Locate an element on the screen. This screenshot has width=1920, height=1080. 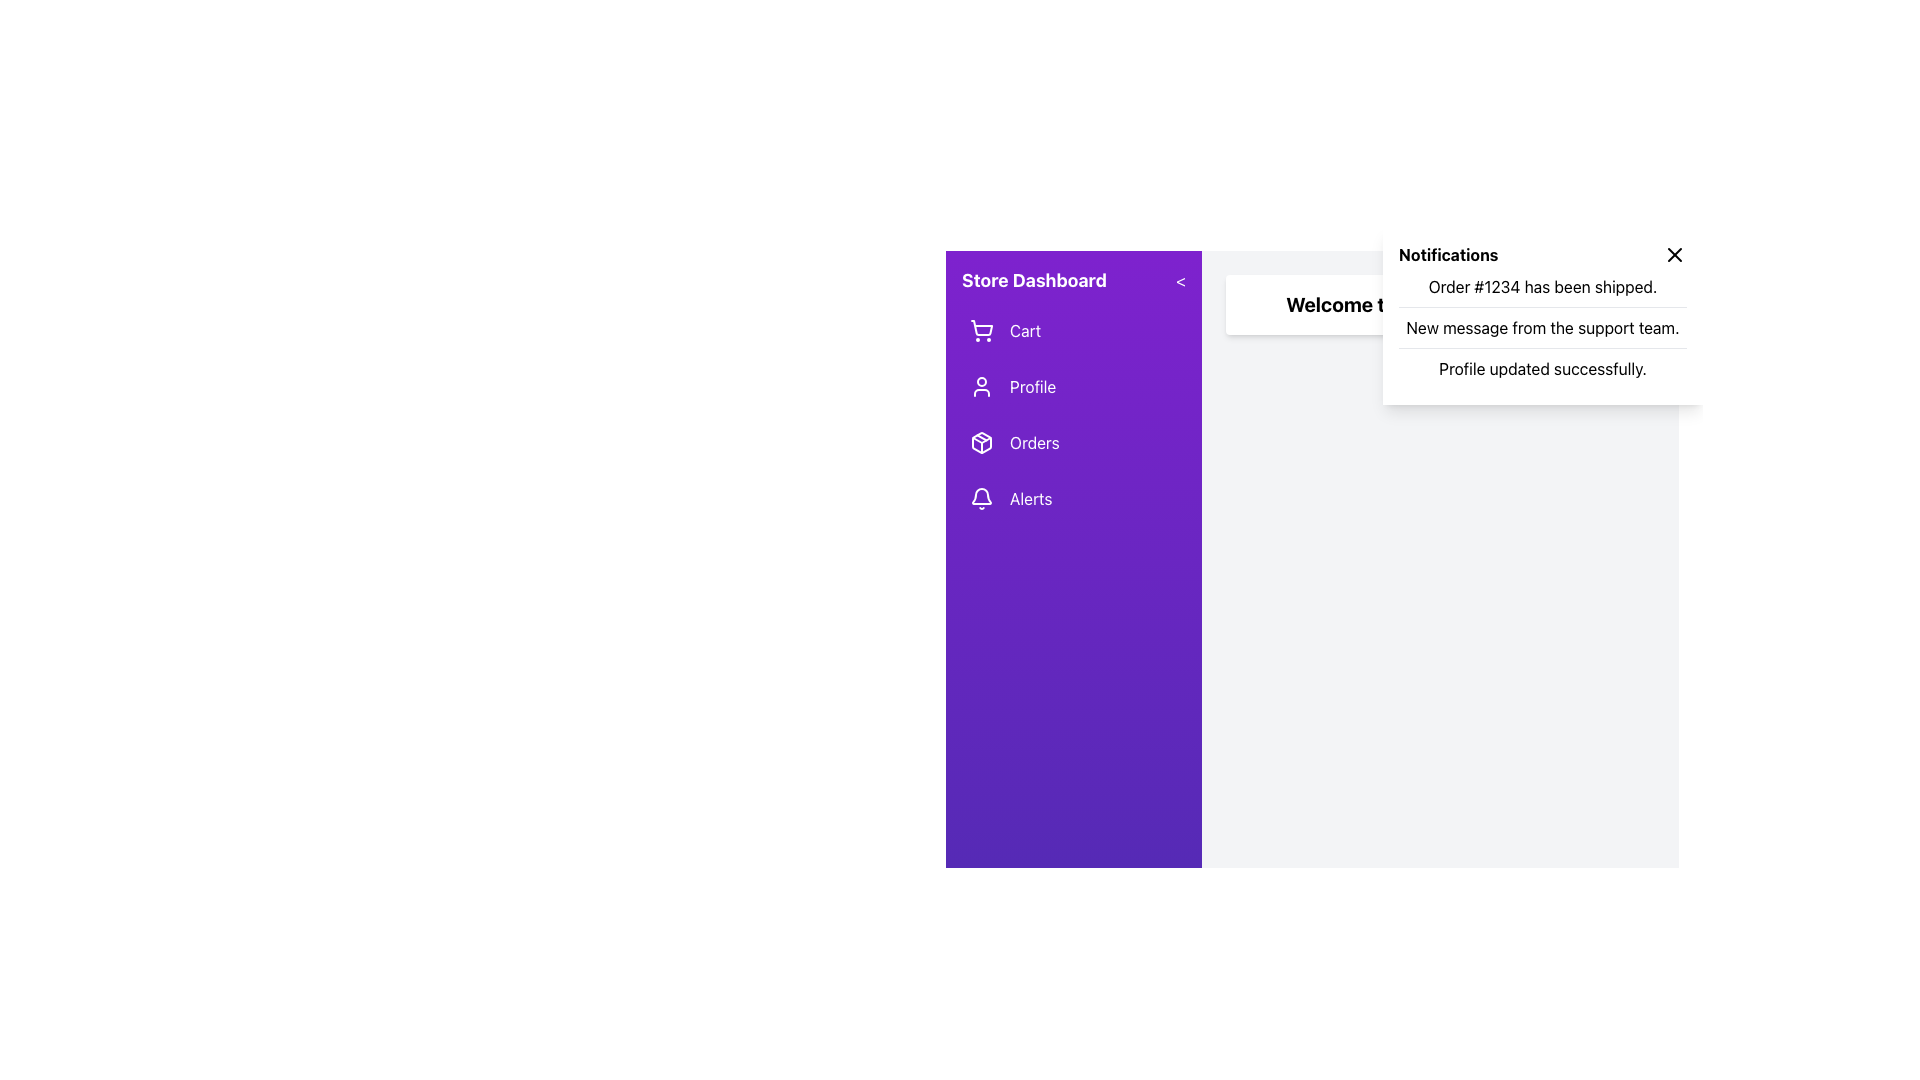
text from the header label of the notifications popup, which is positioned at the top-left of the overlay and indicates the purpose of the notifications is located at coordinates (1448, 253).